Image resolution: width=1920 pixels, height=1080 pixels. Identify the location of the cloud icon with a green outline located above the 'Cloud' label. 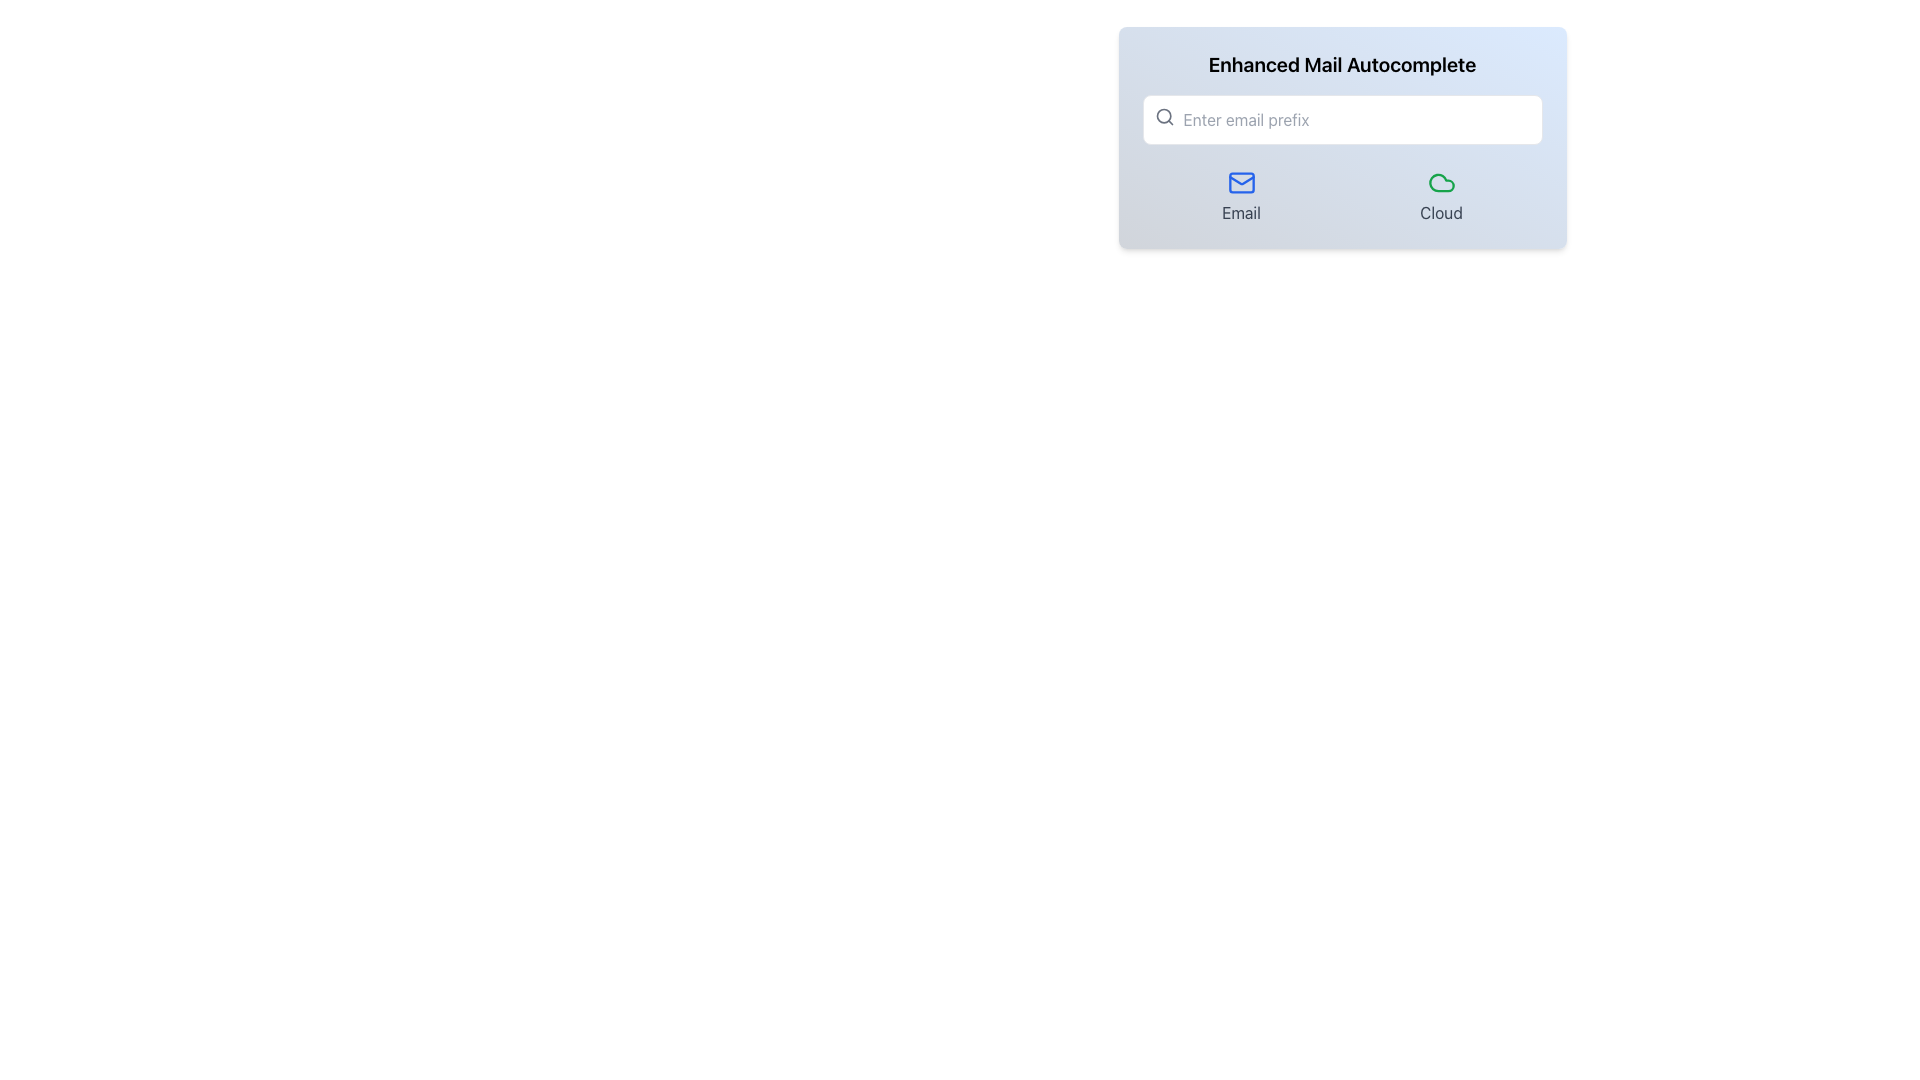
(1441, 182).